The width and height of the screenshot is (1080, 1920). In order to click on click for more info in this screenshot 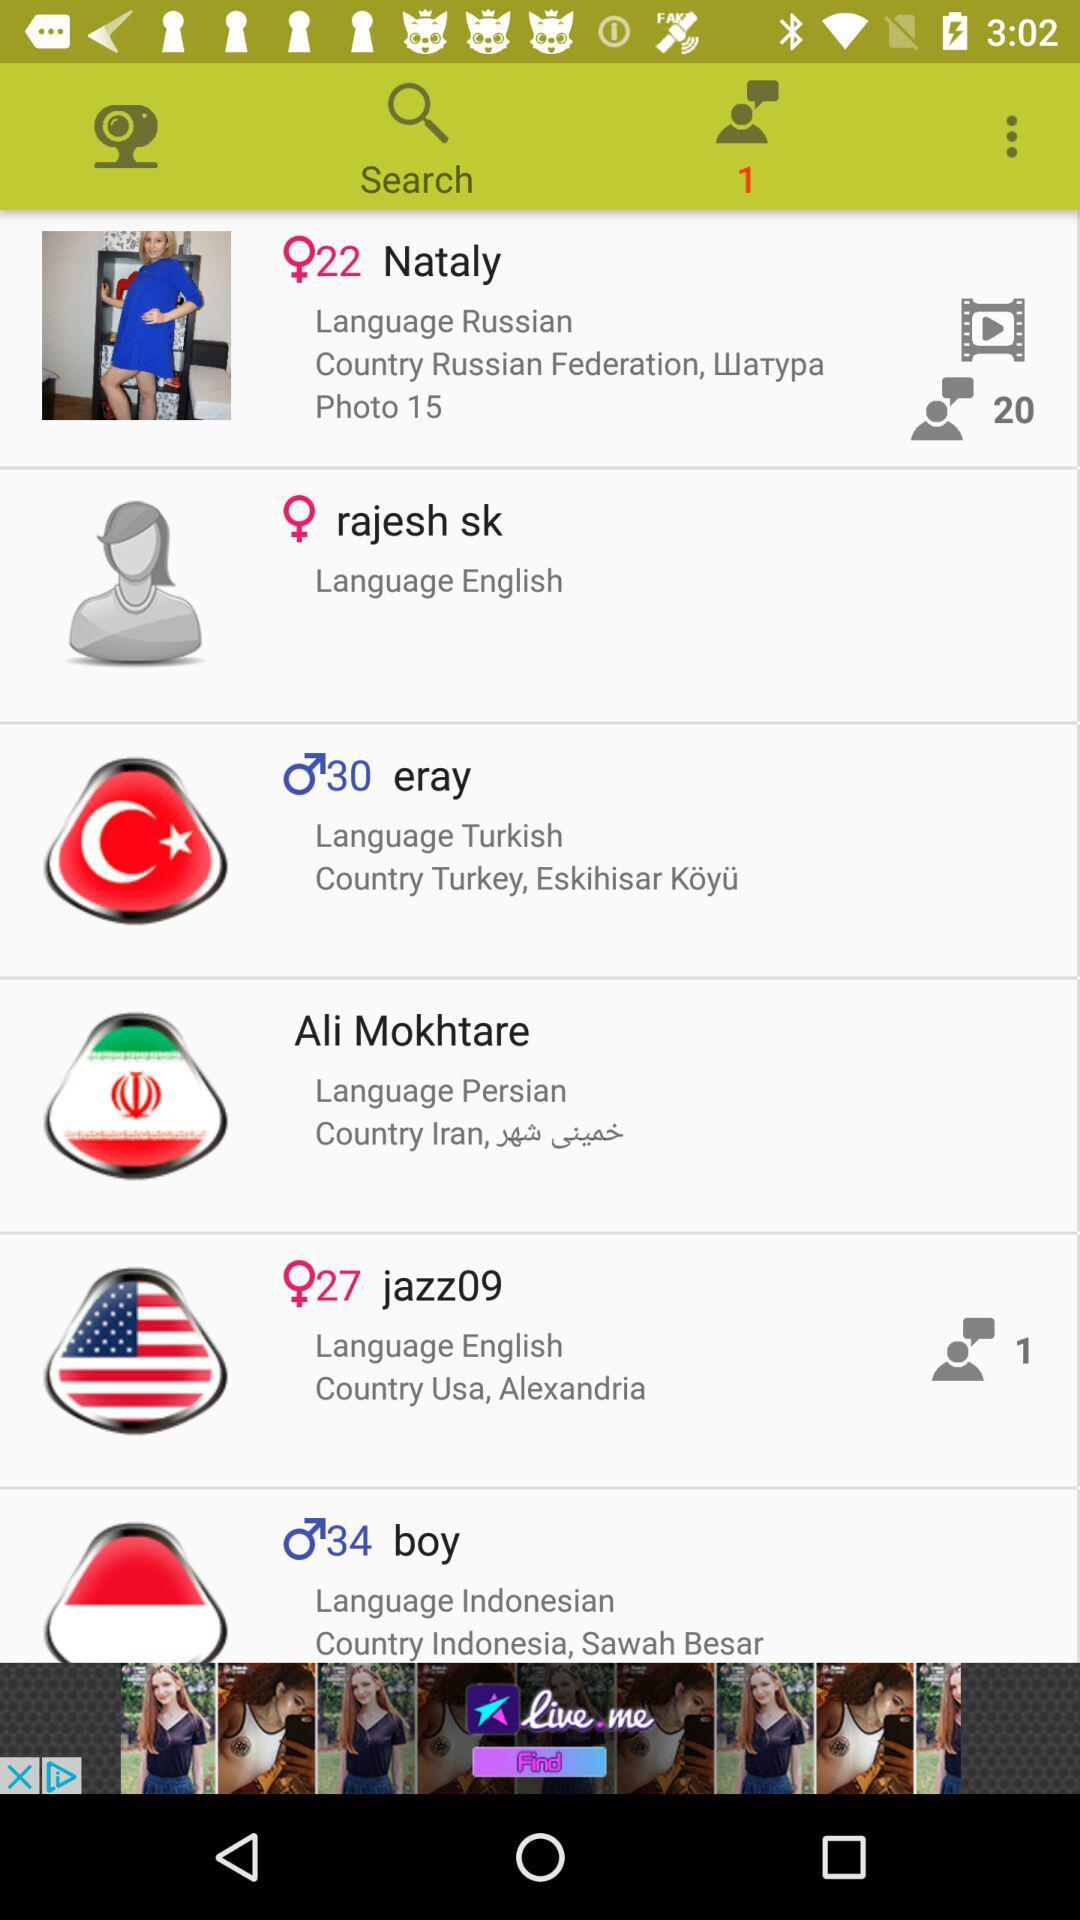, I will do `click(135, 1093)`.